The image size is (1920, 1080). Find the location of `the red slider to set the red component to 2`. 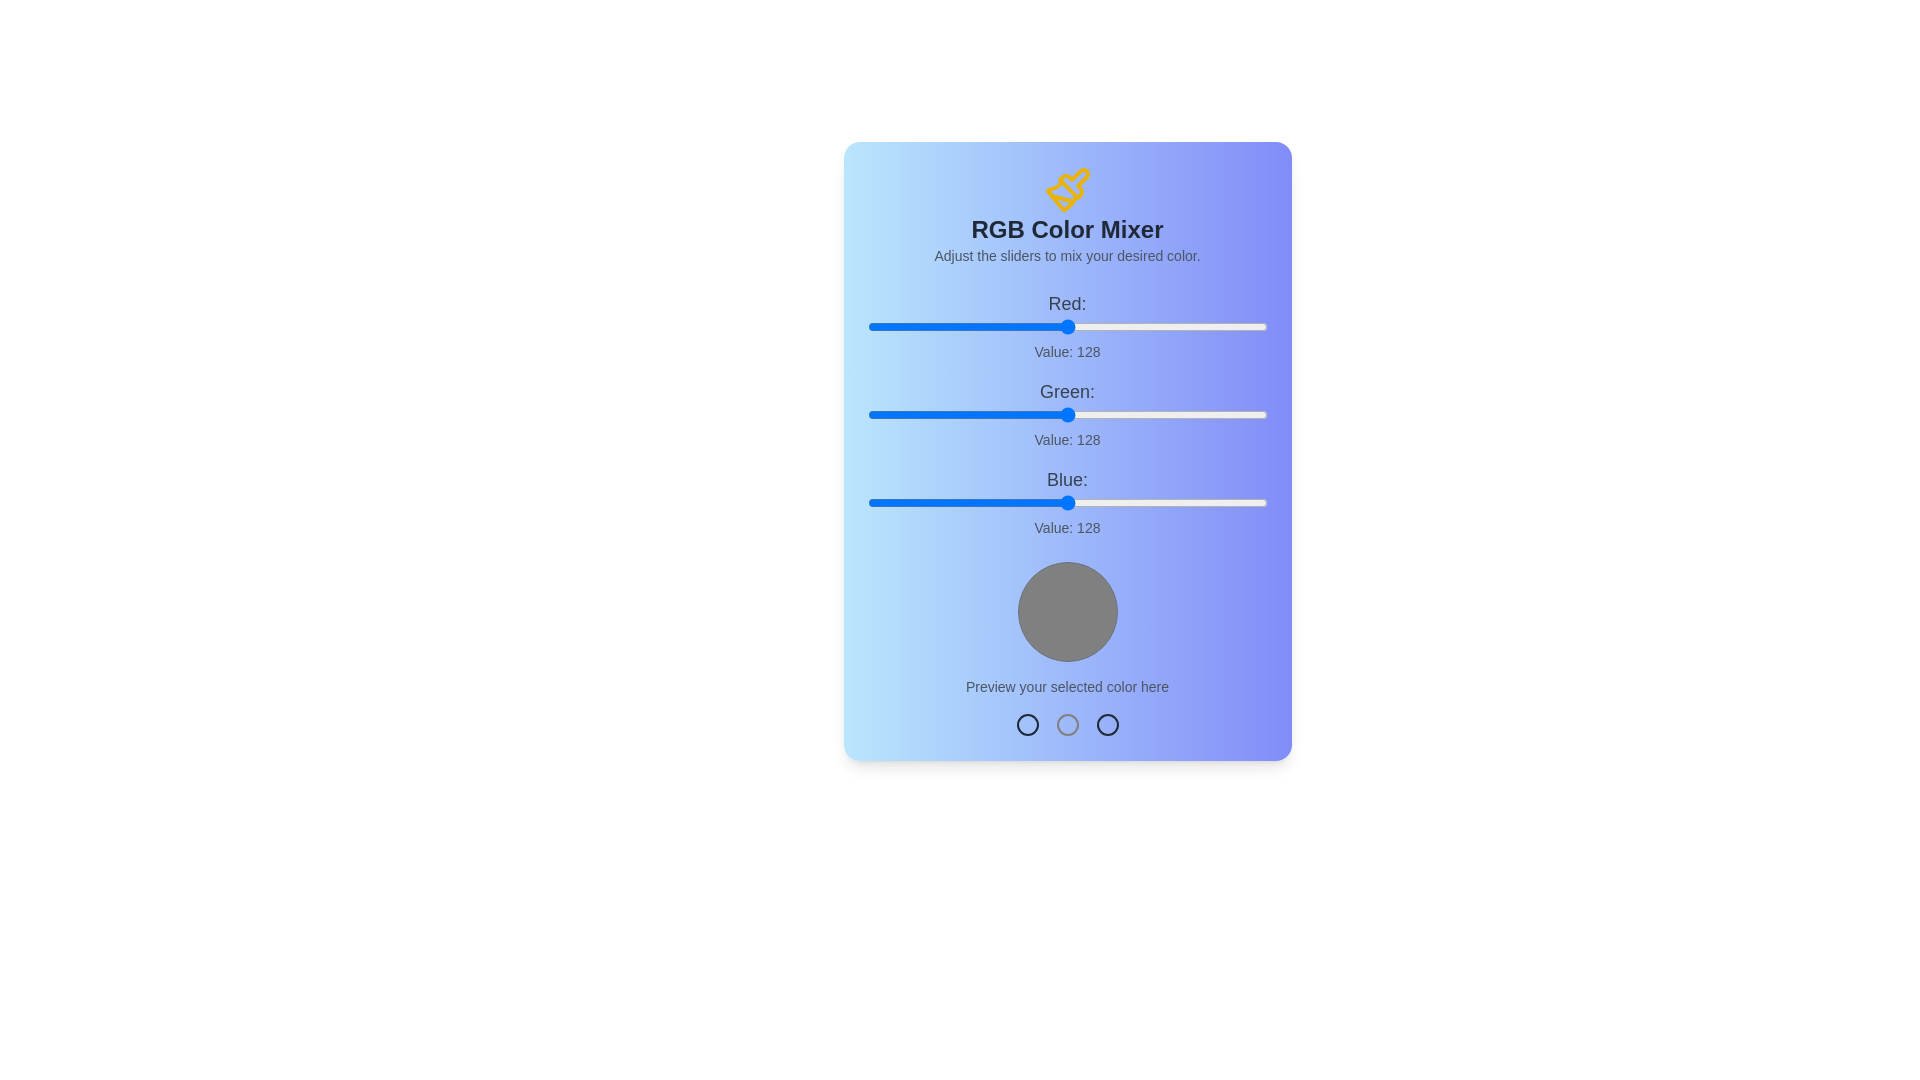

the red slider to set the red component to 2 is located at coordinates (870, 326).